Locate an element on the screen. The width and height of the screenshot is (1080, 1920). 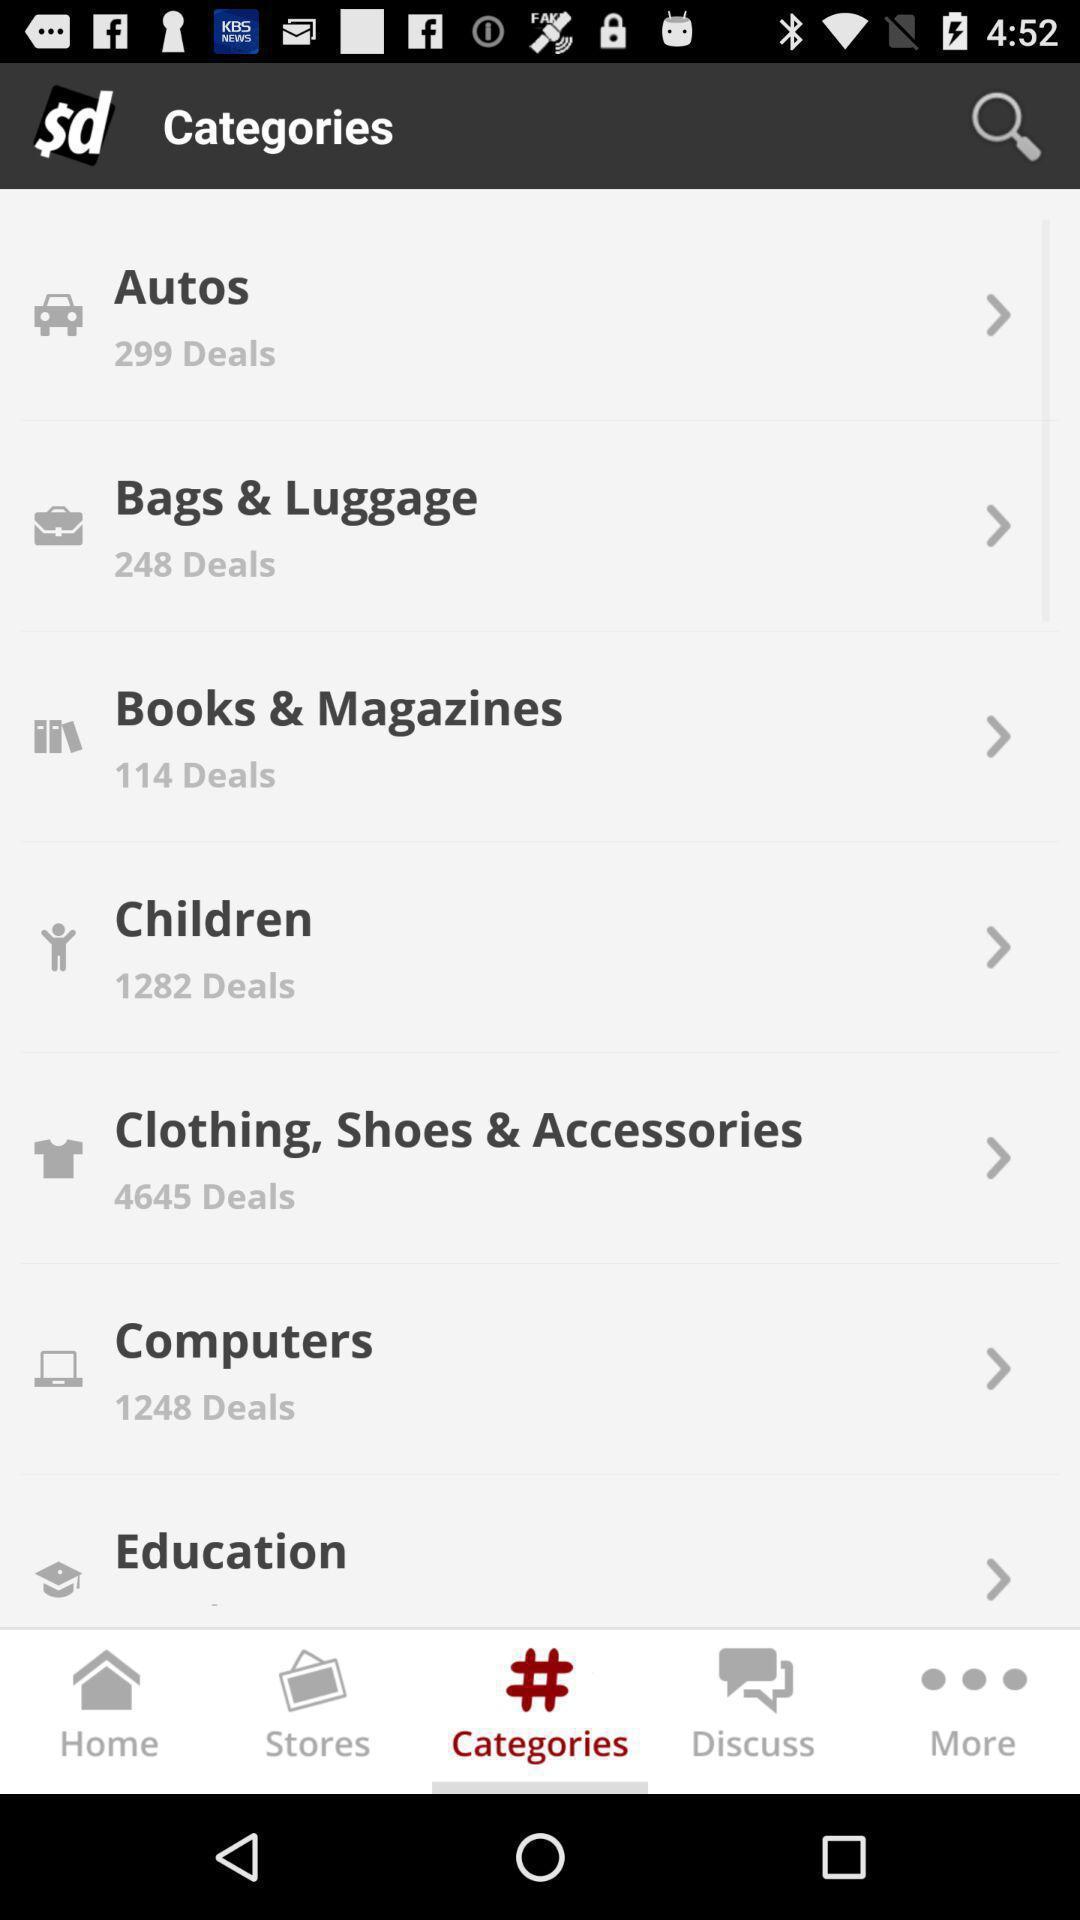
esta opo abrir uma nova pagina com mais descries is located at coordinates (970, 1714).